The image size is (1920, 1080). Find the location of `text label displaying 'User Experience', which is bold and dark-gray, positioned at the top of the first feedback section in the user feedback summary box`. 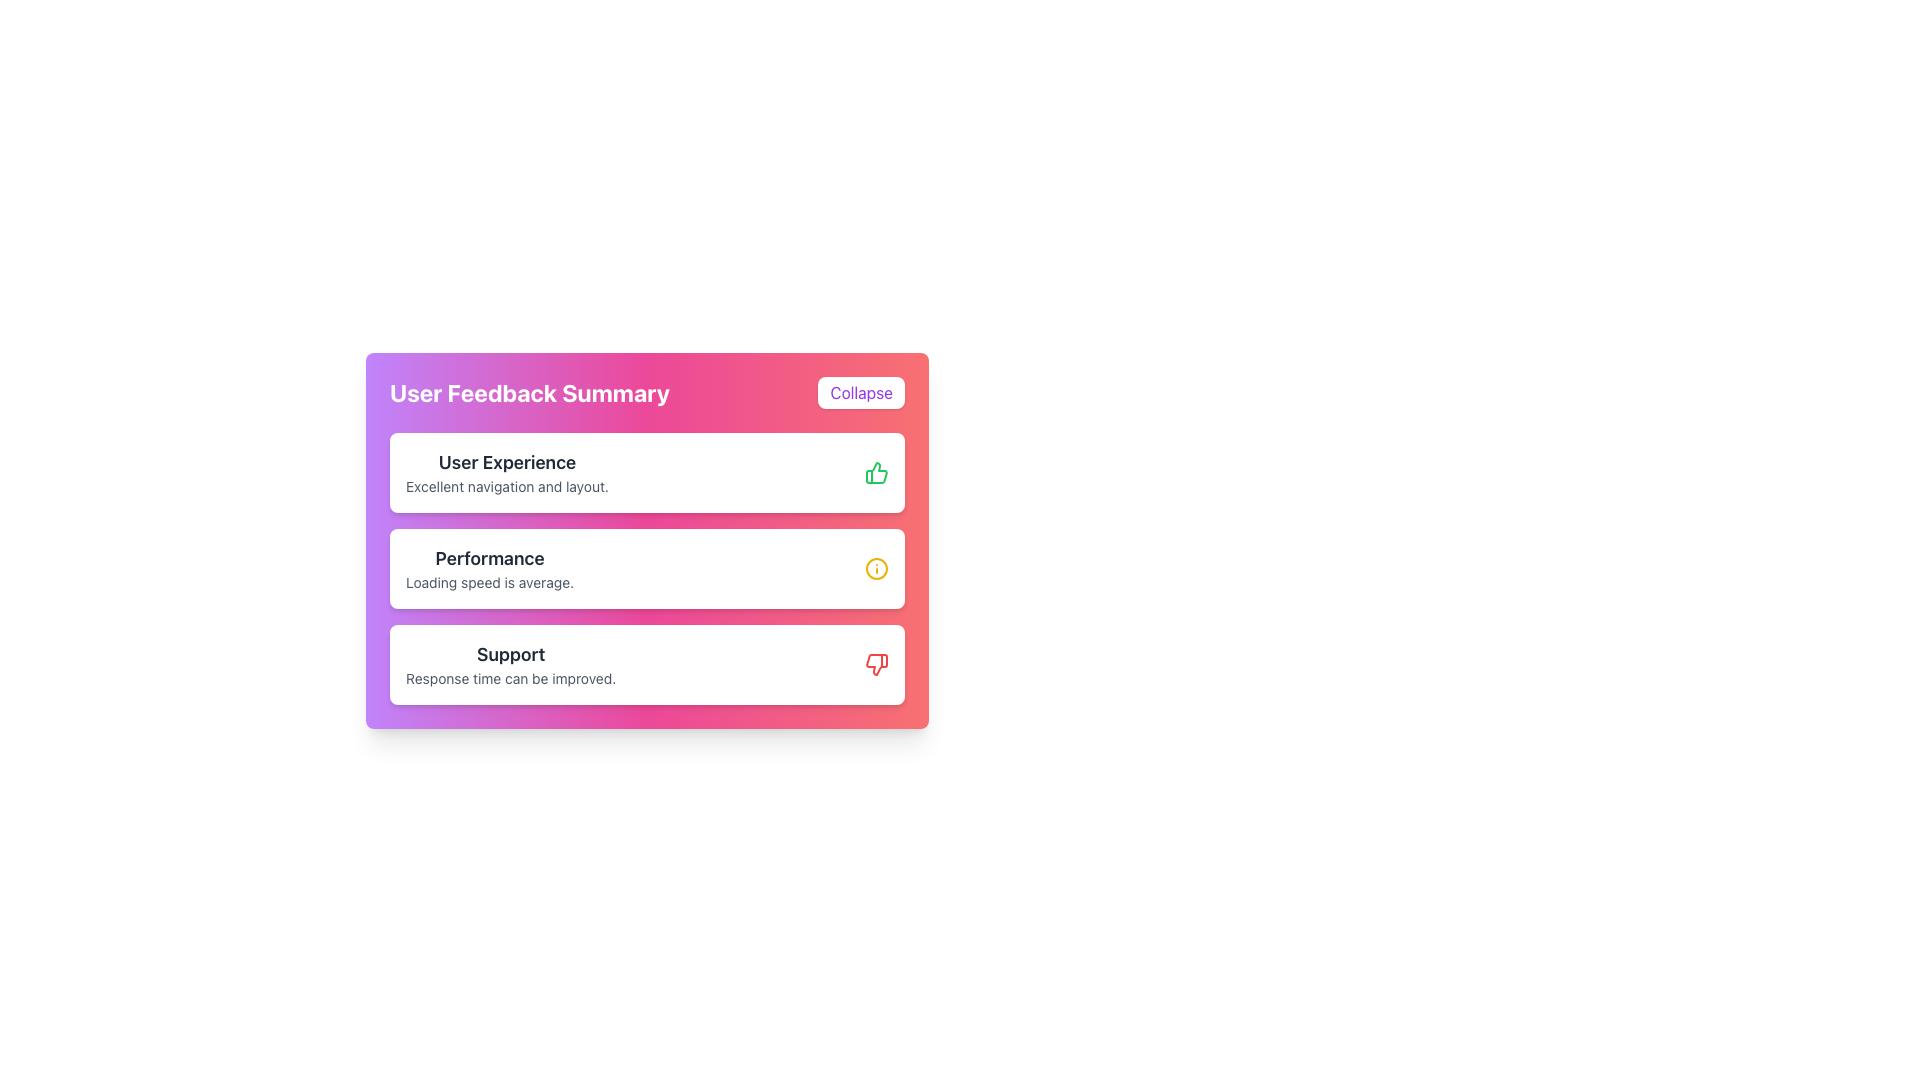

text label displaying 'User Experience', which is bold and dark-gray, positioned at the top of the first feedback section in the user feedback summary box is located at coordinates (507, 462).